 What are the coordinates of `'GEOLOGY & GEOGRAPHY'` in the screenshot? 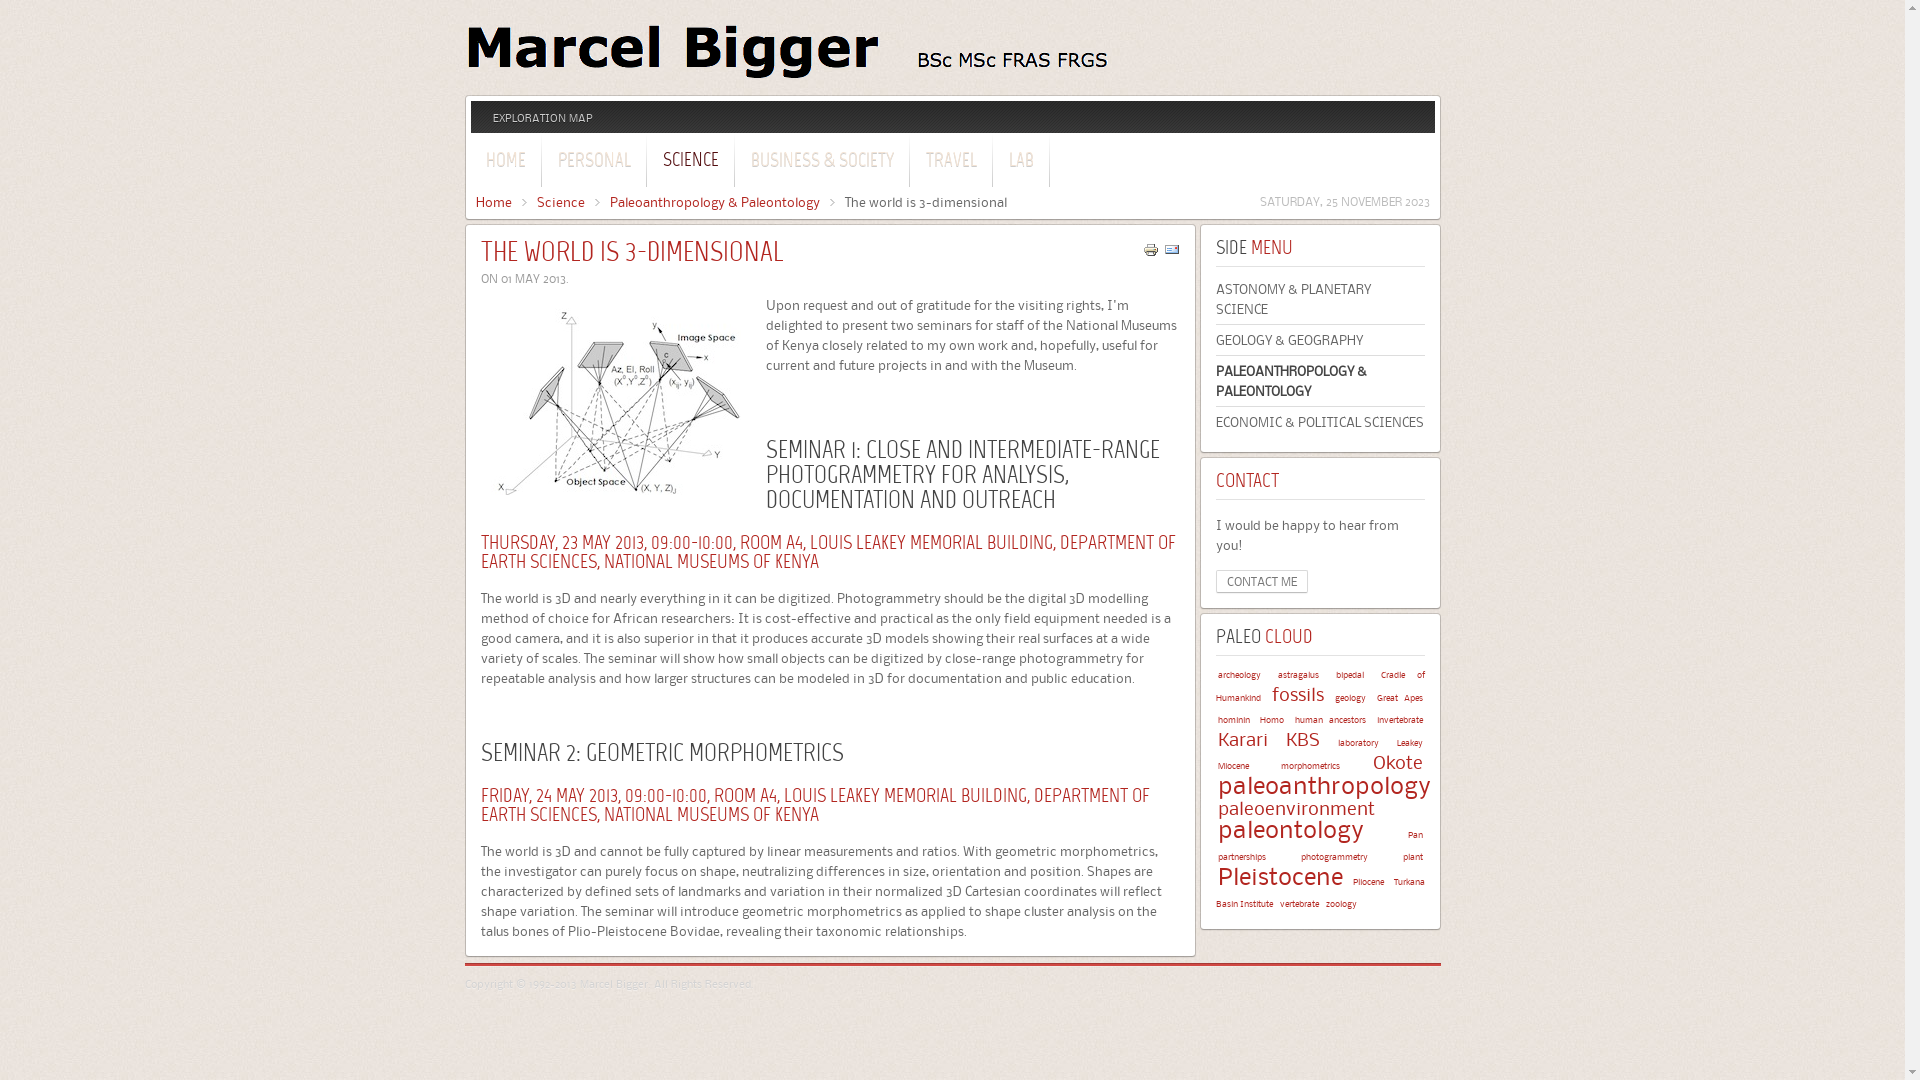 It's located at (1320, 338).